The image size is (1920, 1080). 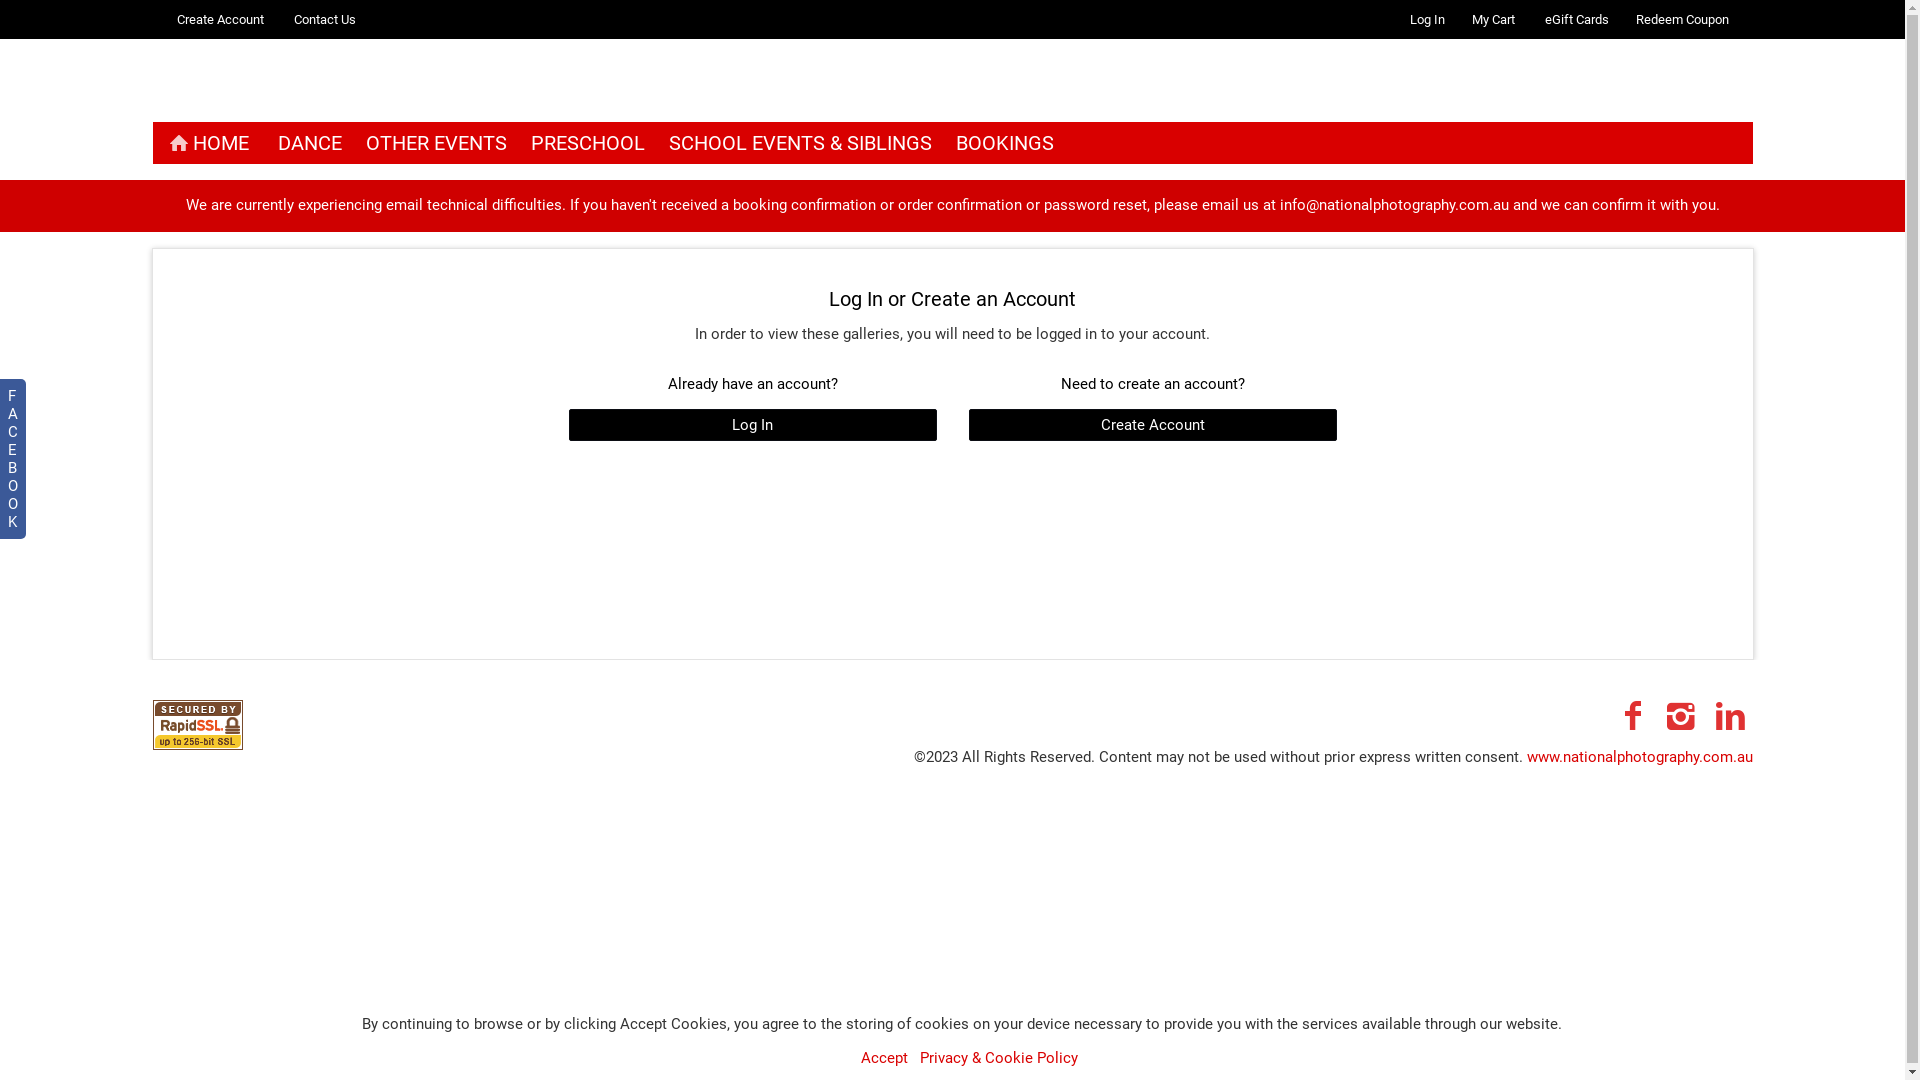 I want to click on 'HOME', so click(x=206, y=141).